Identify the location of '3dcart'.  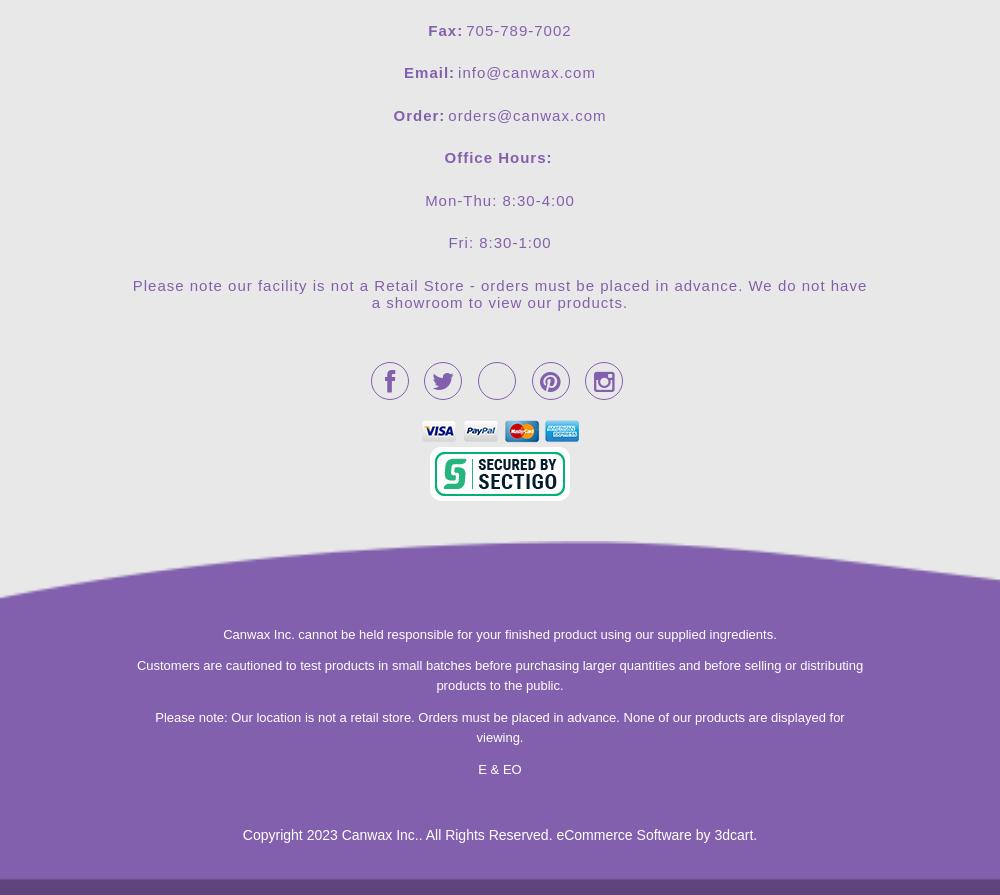
(732, 834).